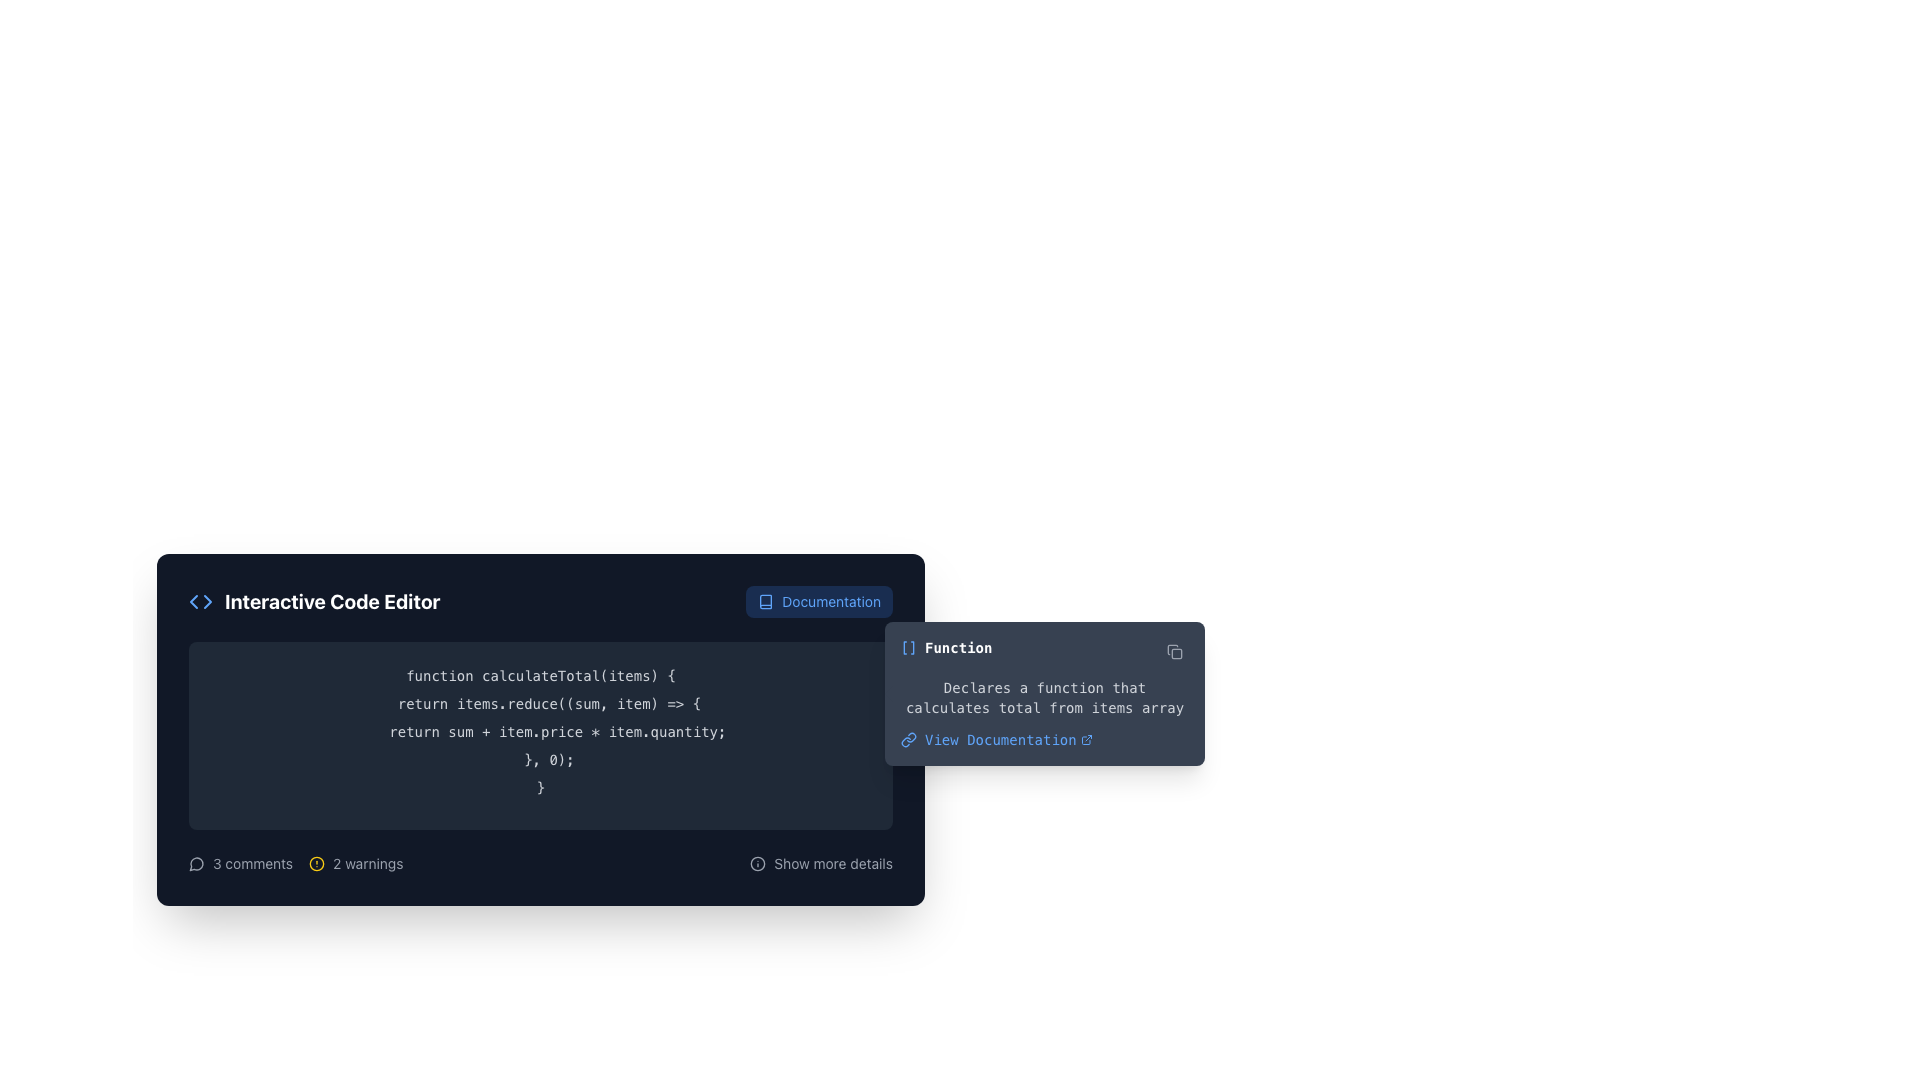 This screenshot has height=1080, width=1920. What do you see at coordinates (541, 759) in the screenshot?
I see `the closing syntax of a JavaScript reduce function, which is the fifth line in a dark-themed code editor interface` at bounding box center [541, 759].